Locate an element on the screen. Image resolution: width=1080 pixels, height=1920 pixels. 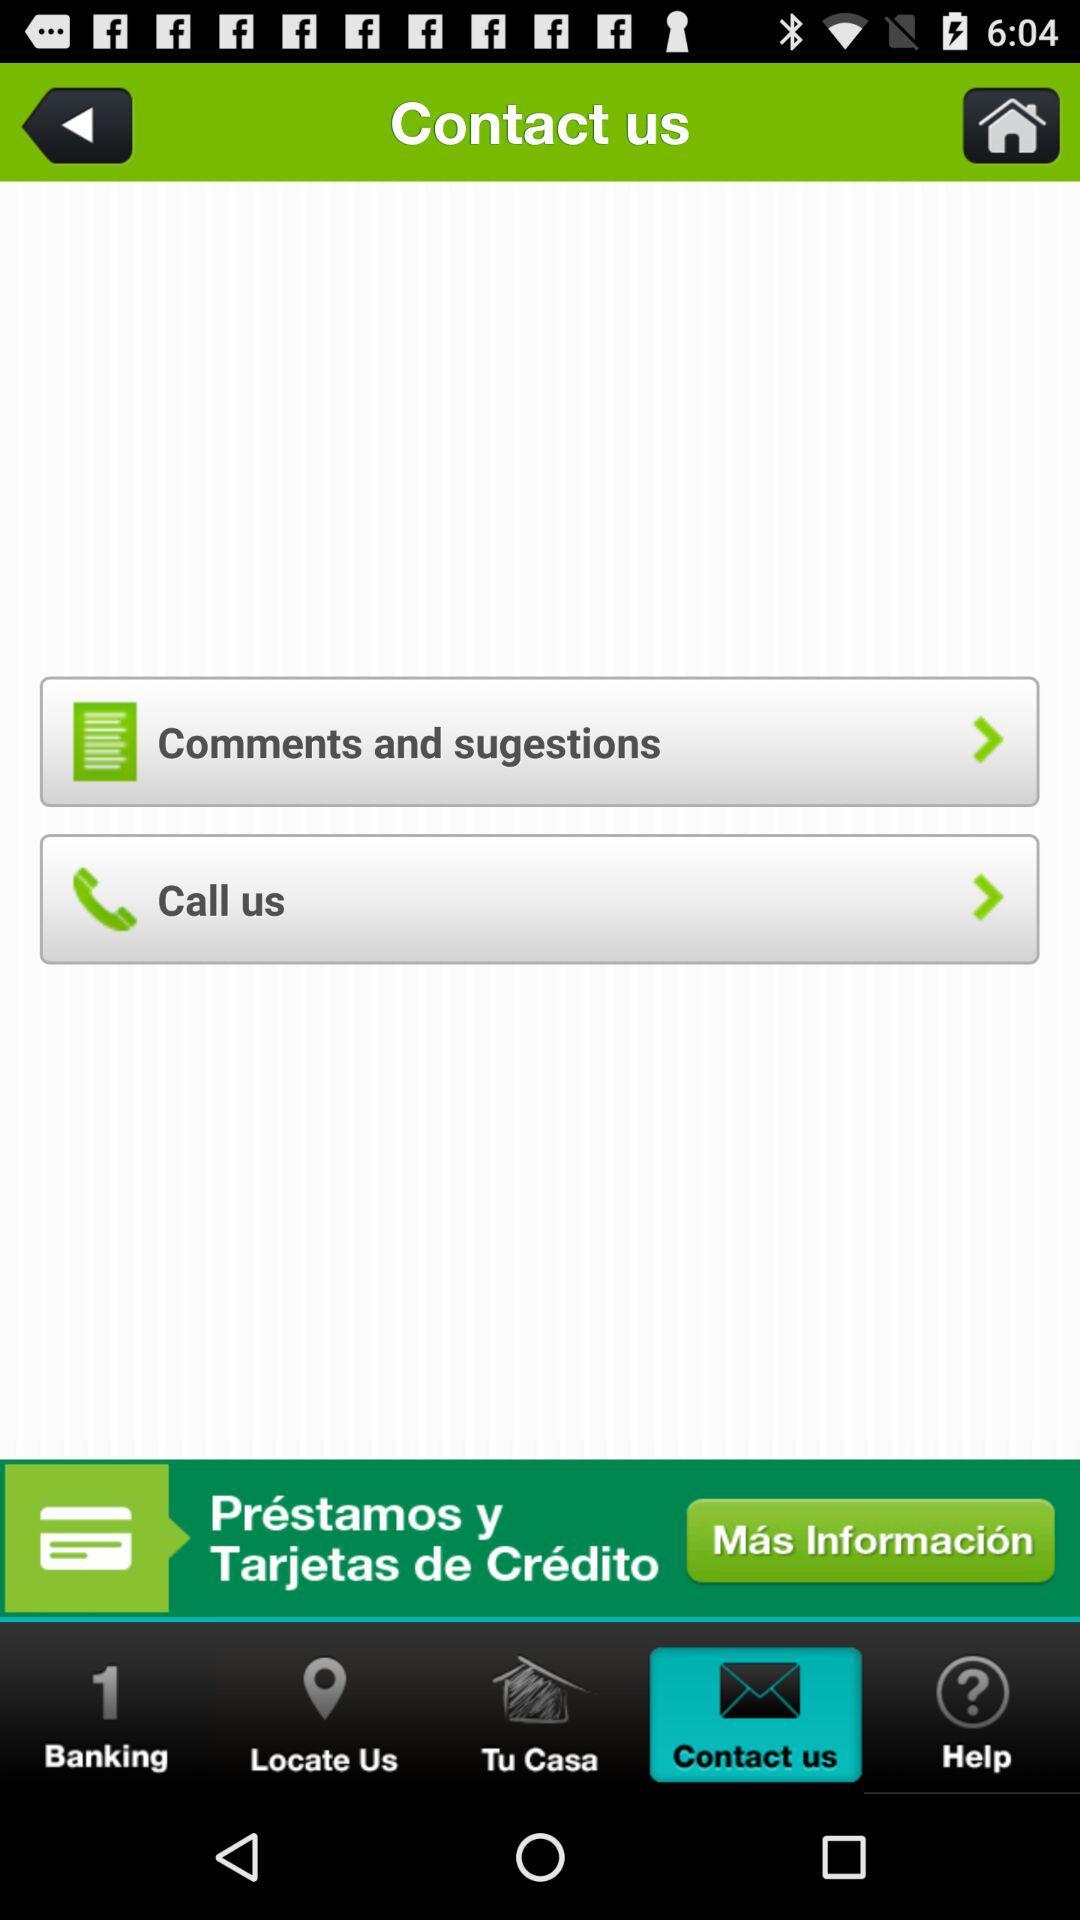
banking category is located at coordinates (108, 1707).